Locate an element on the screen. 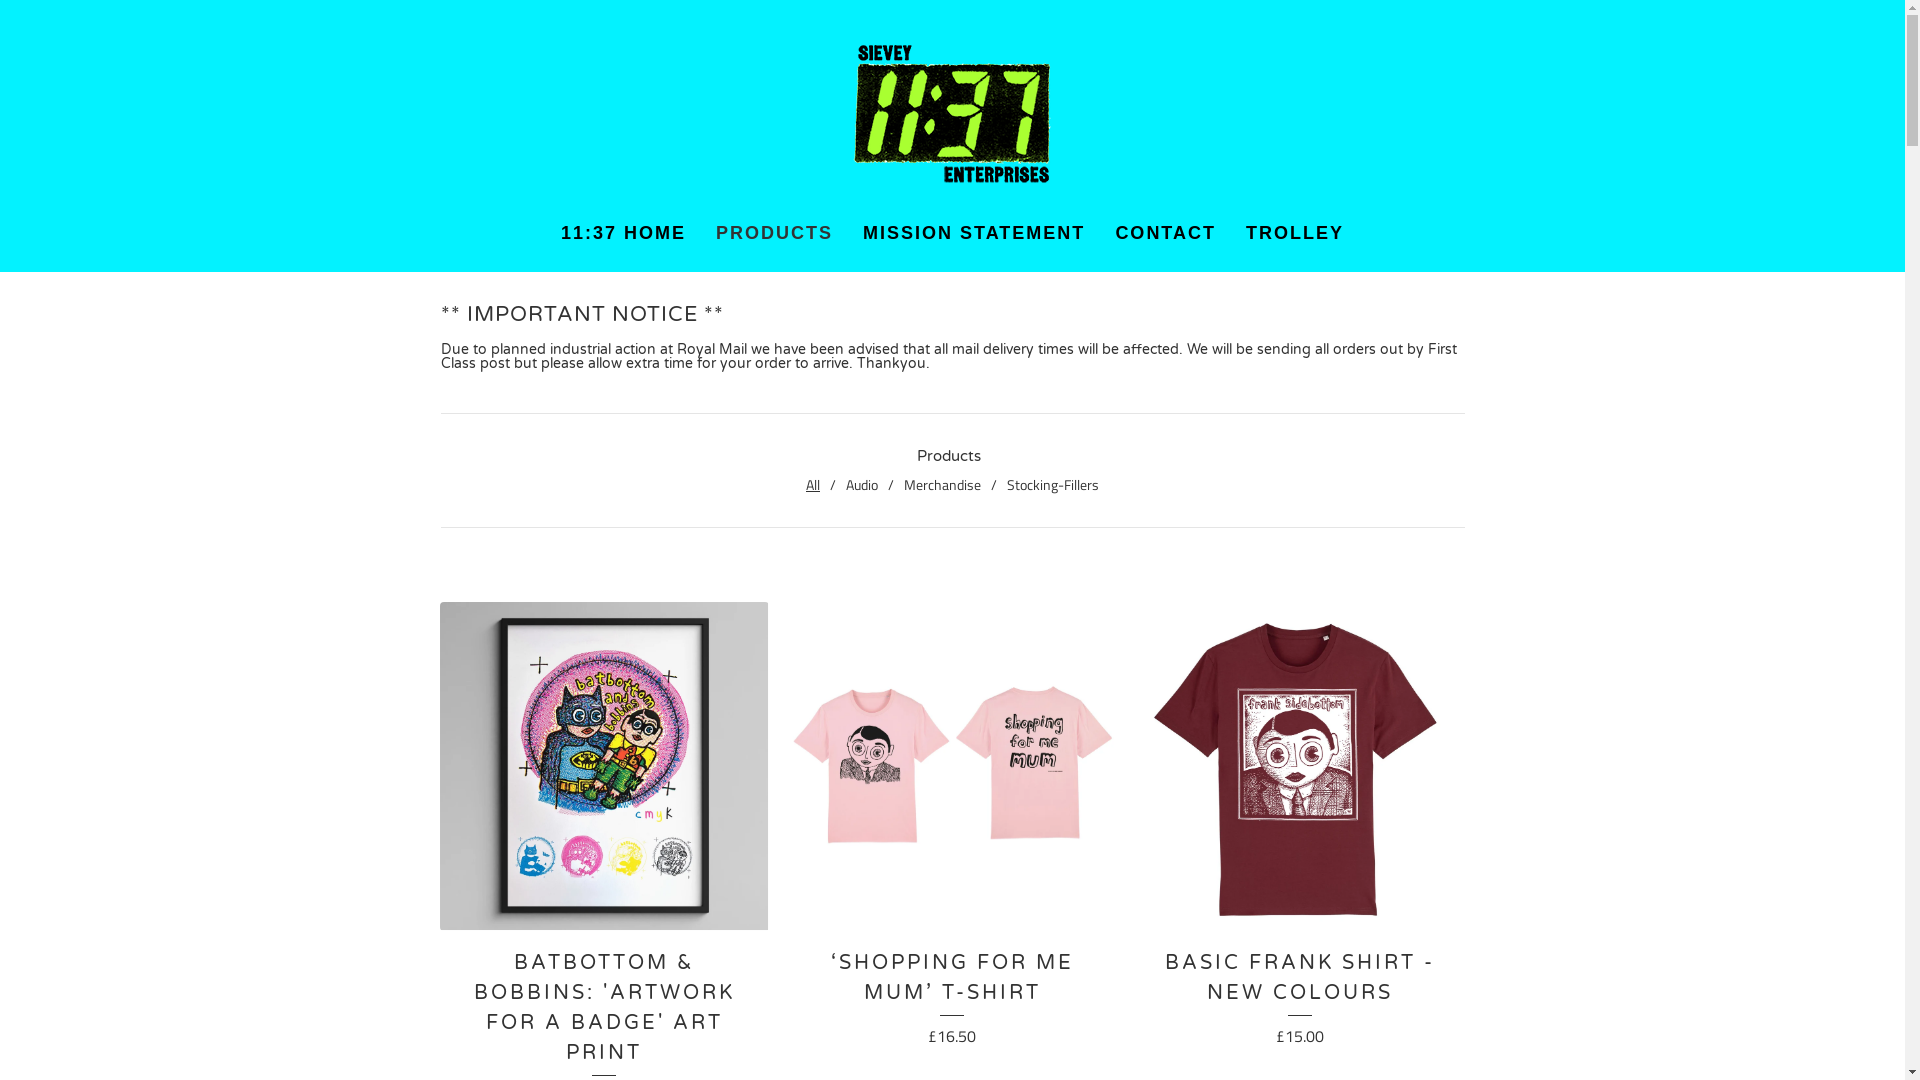 The width and height of the screenshot is (1920, 1080). '11:37 HOME' is located at coordinates (622, 231).